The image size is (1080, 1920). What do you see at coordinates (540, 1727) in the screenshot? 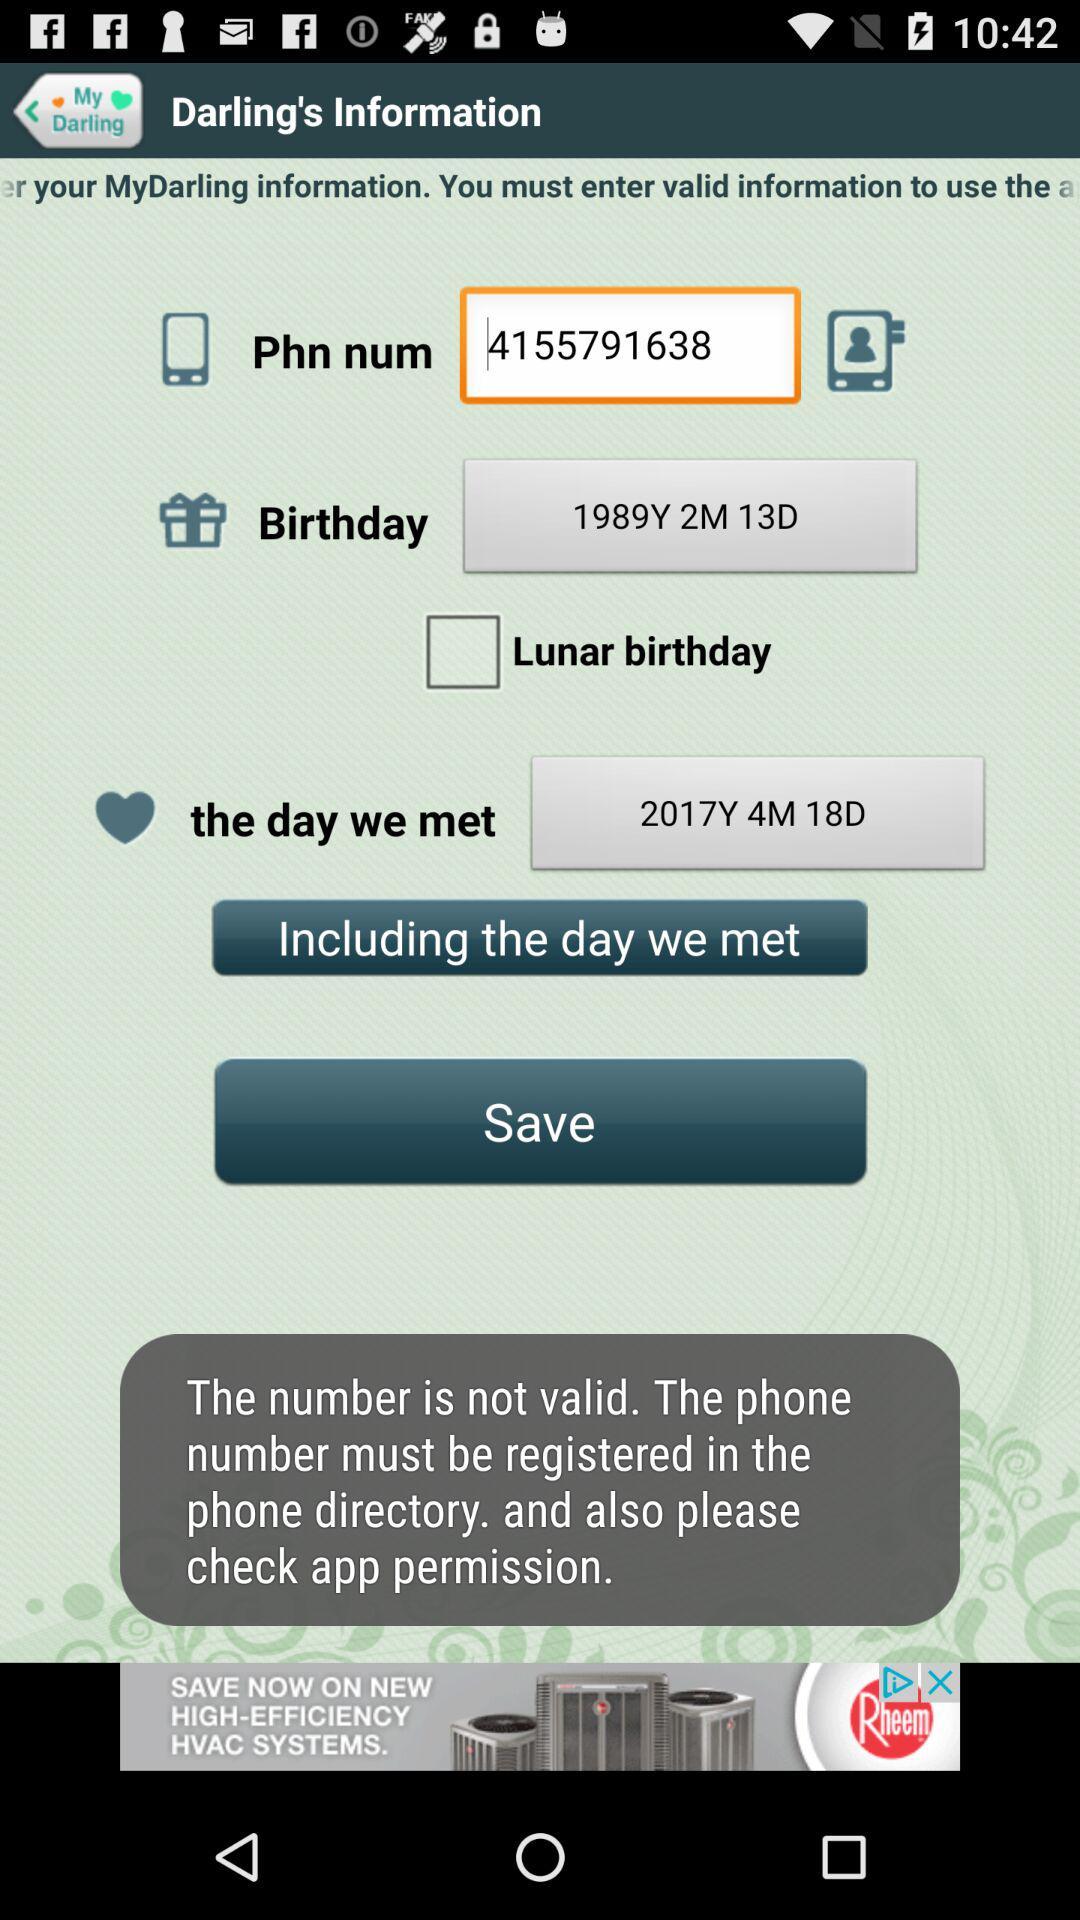
I see `advertisement page` at bounding box center [540, 1727].